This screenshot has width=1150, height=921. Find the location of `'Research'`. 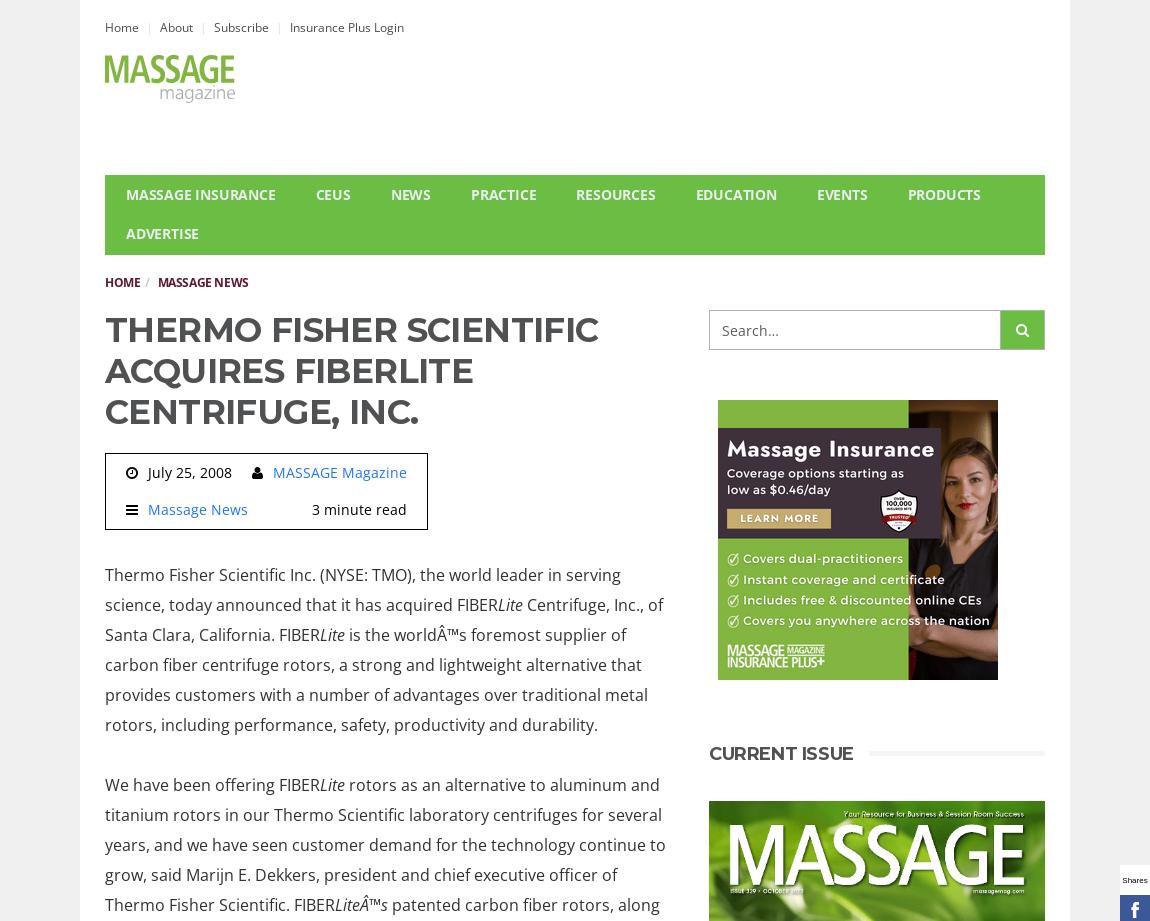

'Research' is located at coordinates (517, 348).